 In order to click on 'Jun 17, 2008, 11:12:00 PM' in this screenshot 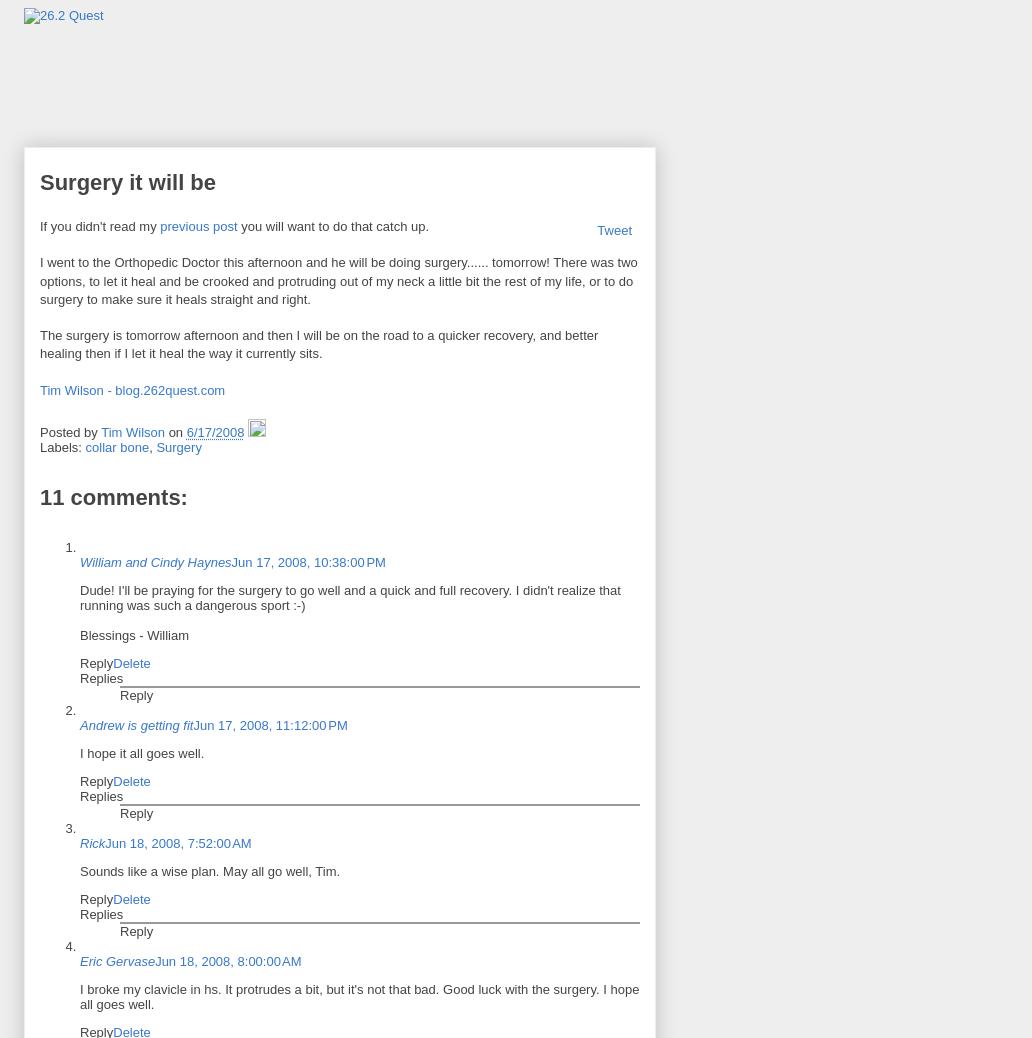, I will do `click(269, 723)`.